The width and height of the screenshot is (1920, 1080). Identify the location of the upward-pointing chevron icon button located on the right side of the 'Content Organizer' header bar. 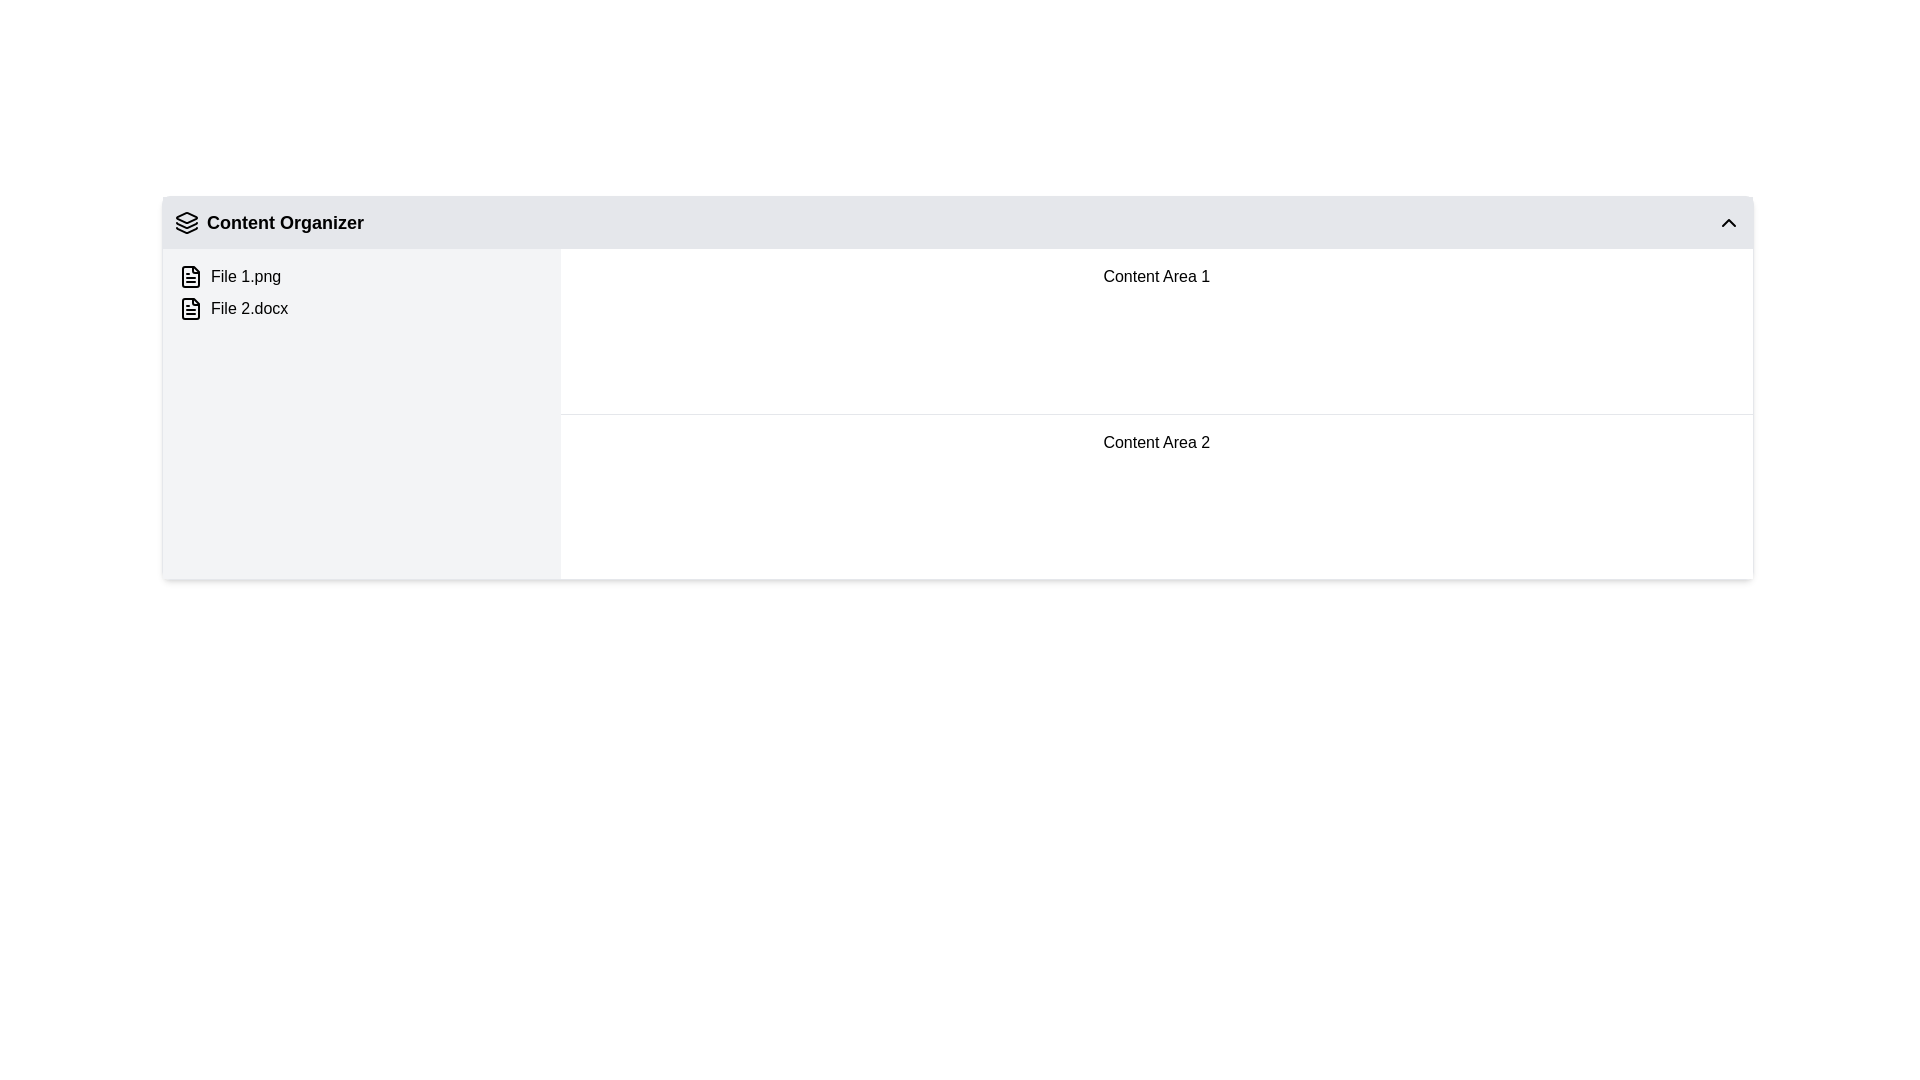
(1727, 223).